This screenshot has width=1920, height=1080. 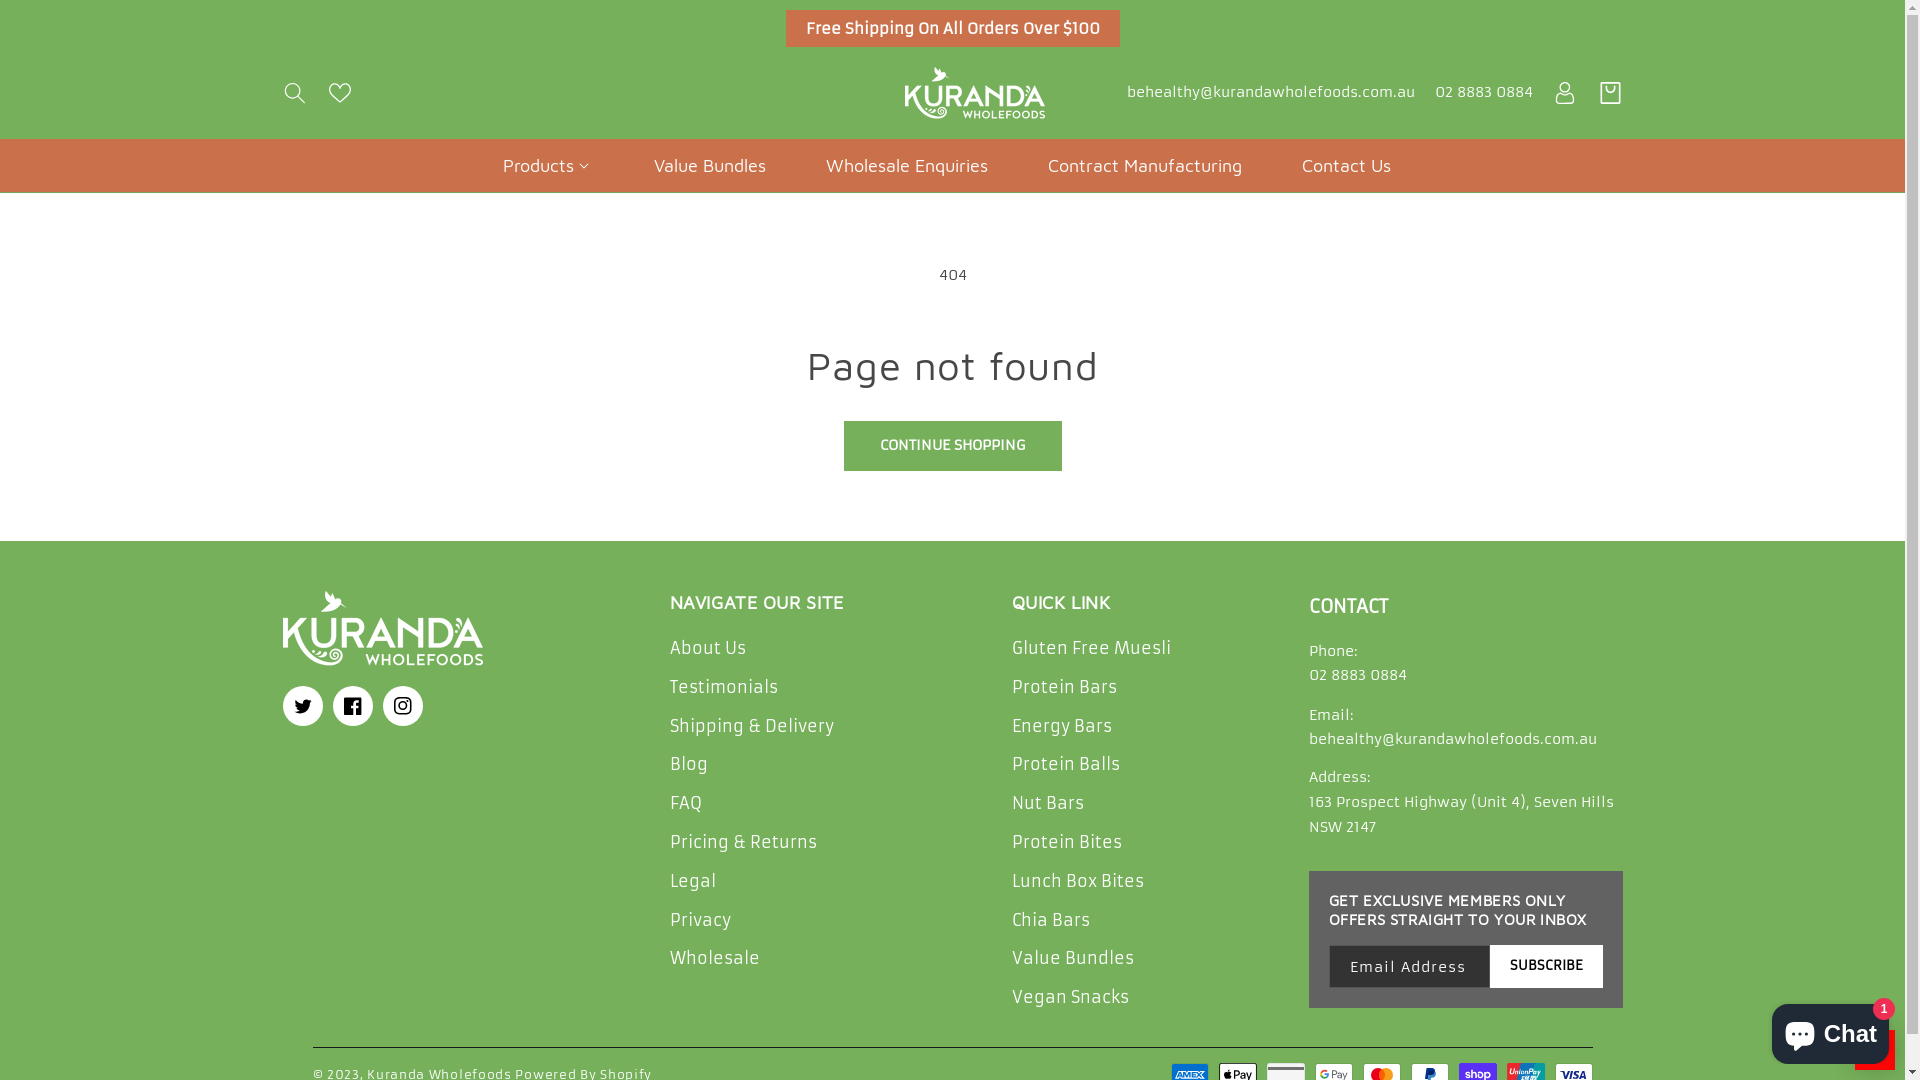 What do you see at coordinates (1830, 1029) in the screenshot?
I see `'Shopify online store chat'` at bounding box center [1830, 1029].